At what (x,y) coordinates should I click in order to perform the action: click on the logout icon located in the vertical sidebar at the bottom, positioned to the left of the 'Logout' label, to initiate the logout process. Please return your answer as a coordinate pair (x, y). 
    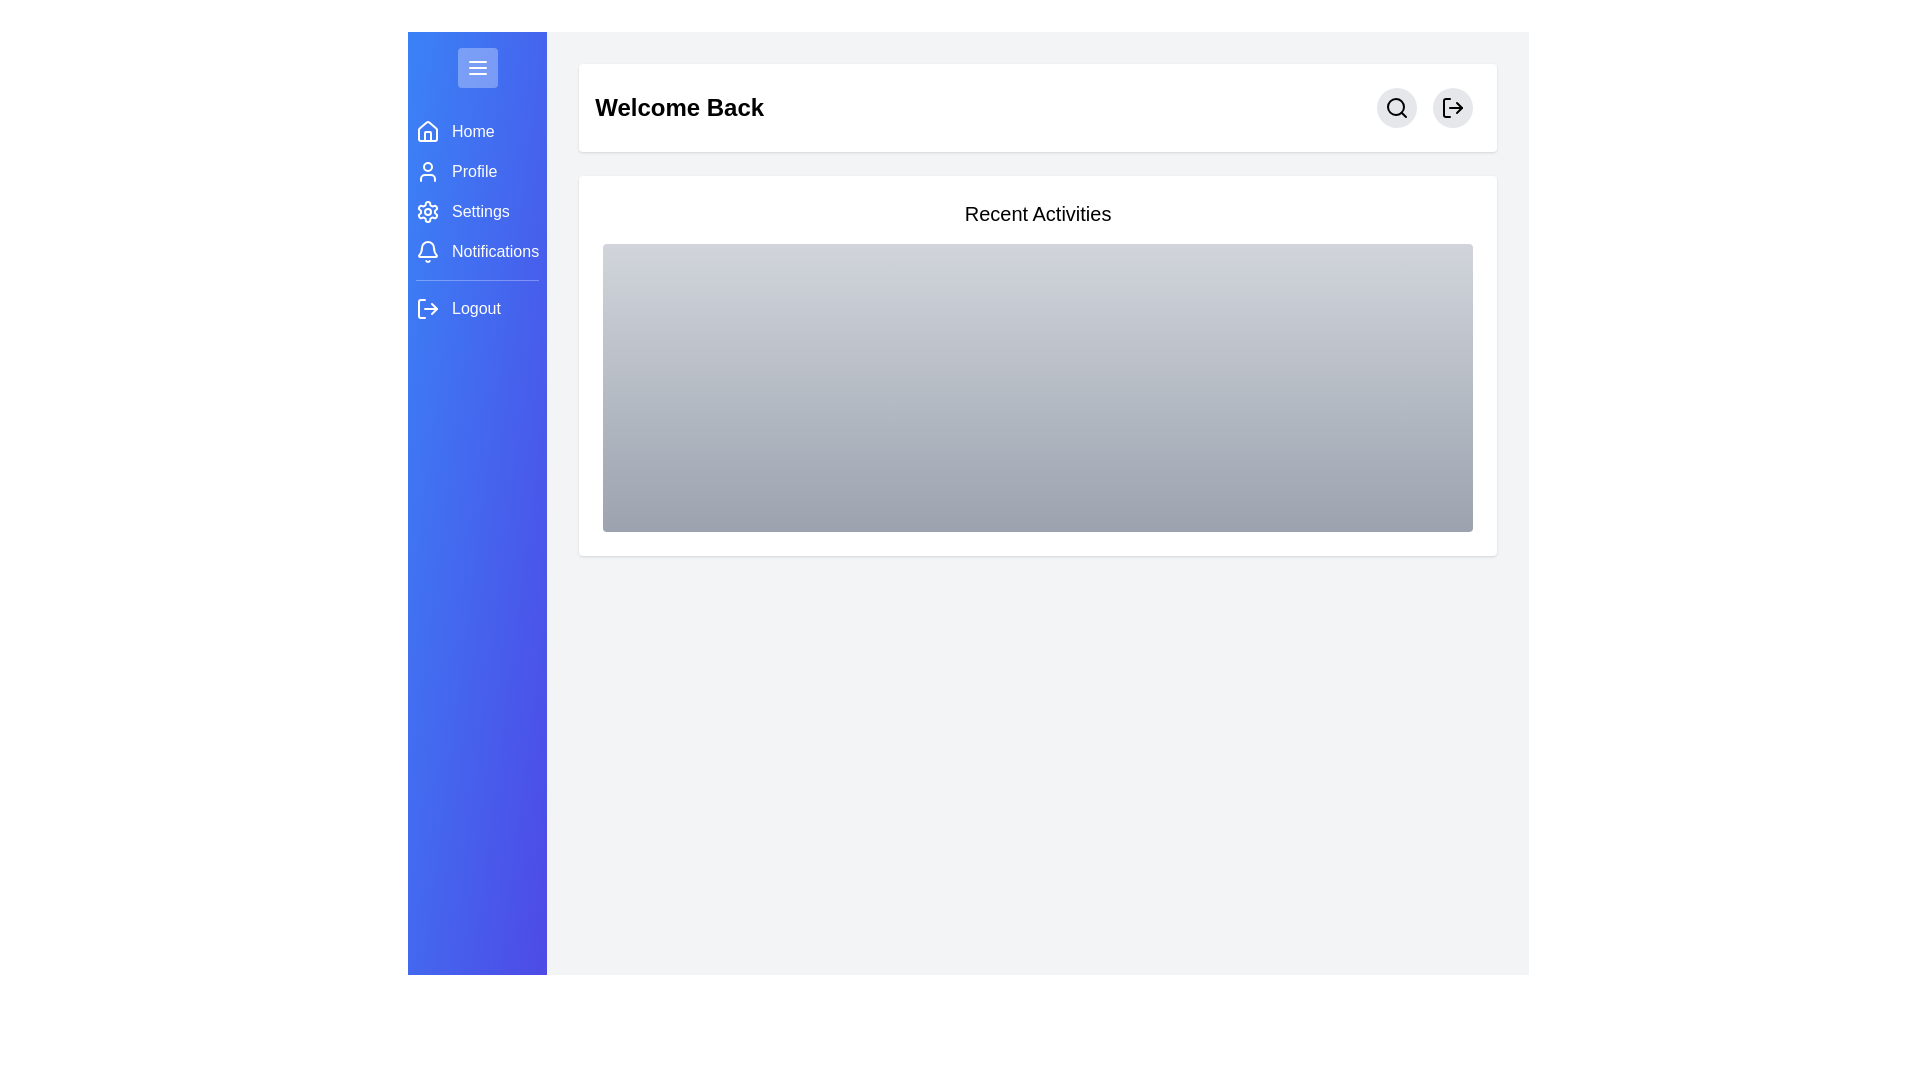
    Looking at the image, I should click on (426, 308).